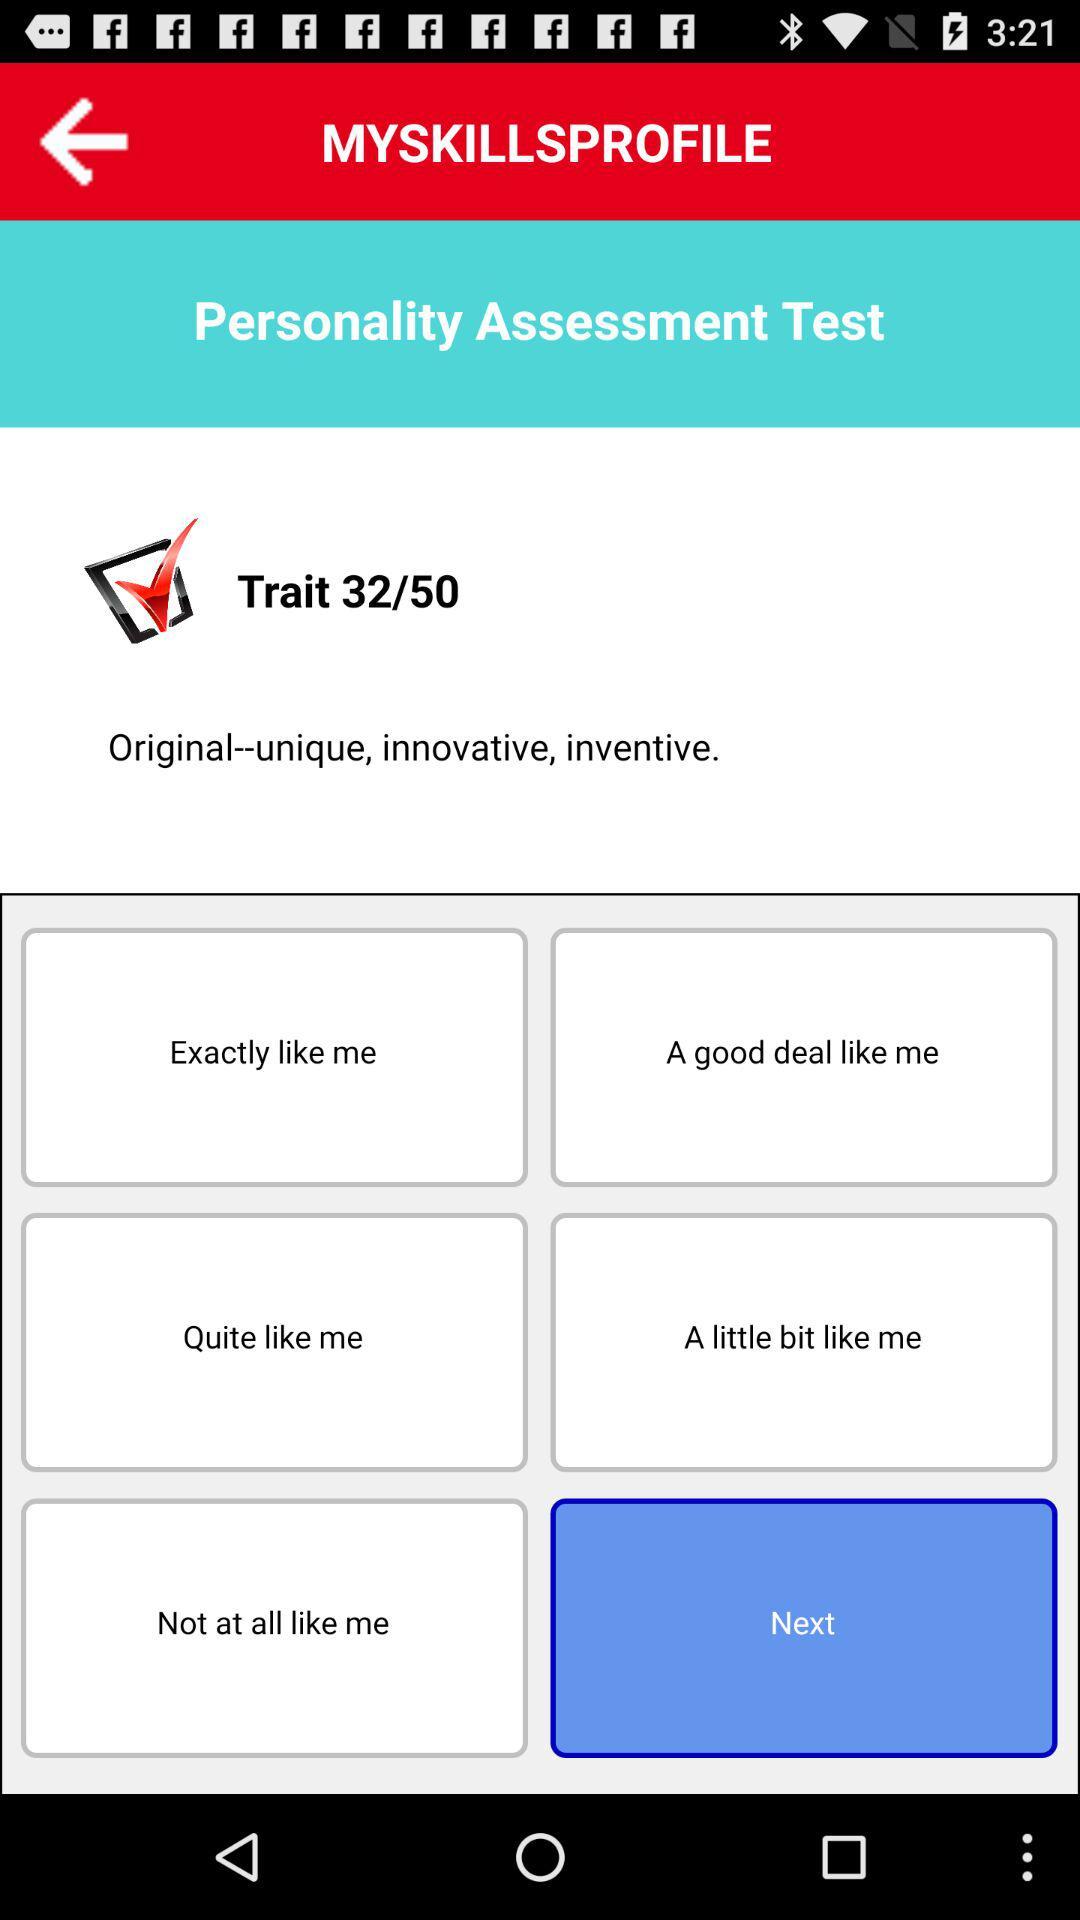 Image resolution: width=1080 pixels, height=1920 pixels. I want to click on next, so click(802, 1628).